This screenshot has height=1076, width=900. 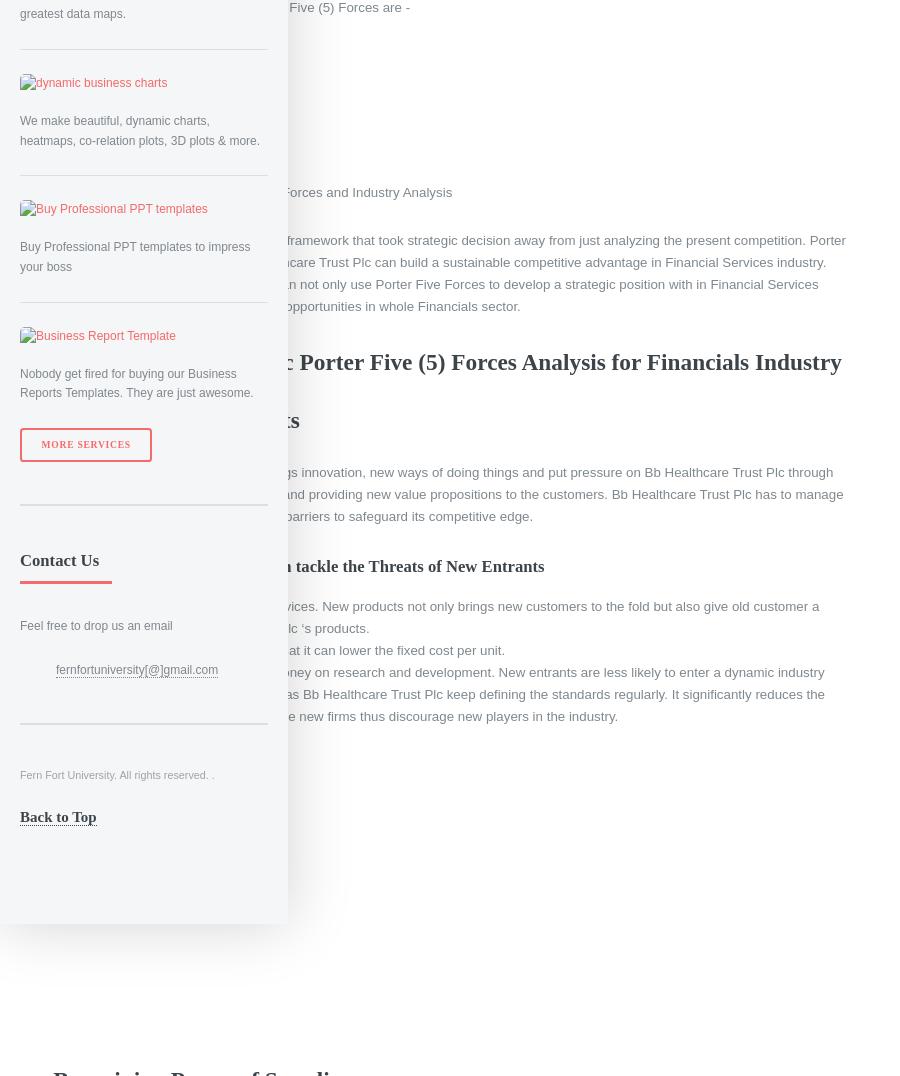 I want to click on 'By innovating new products and services. New  products not only brings new customers to the fold but also give old customer a  reason to buy Bb Healthcare Trust Plc ‘s products.', so click(x=446, y=616).